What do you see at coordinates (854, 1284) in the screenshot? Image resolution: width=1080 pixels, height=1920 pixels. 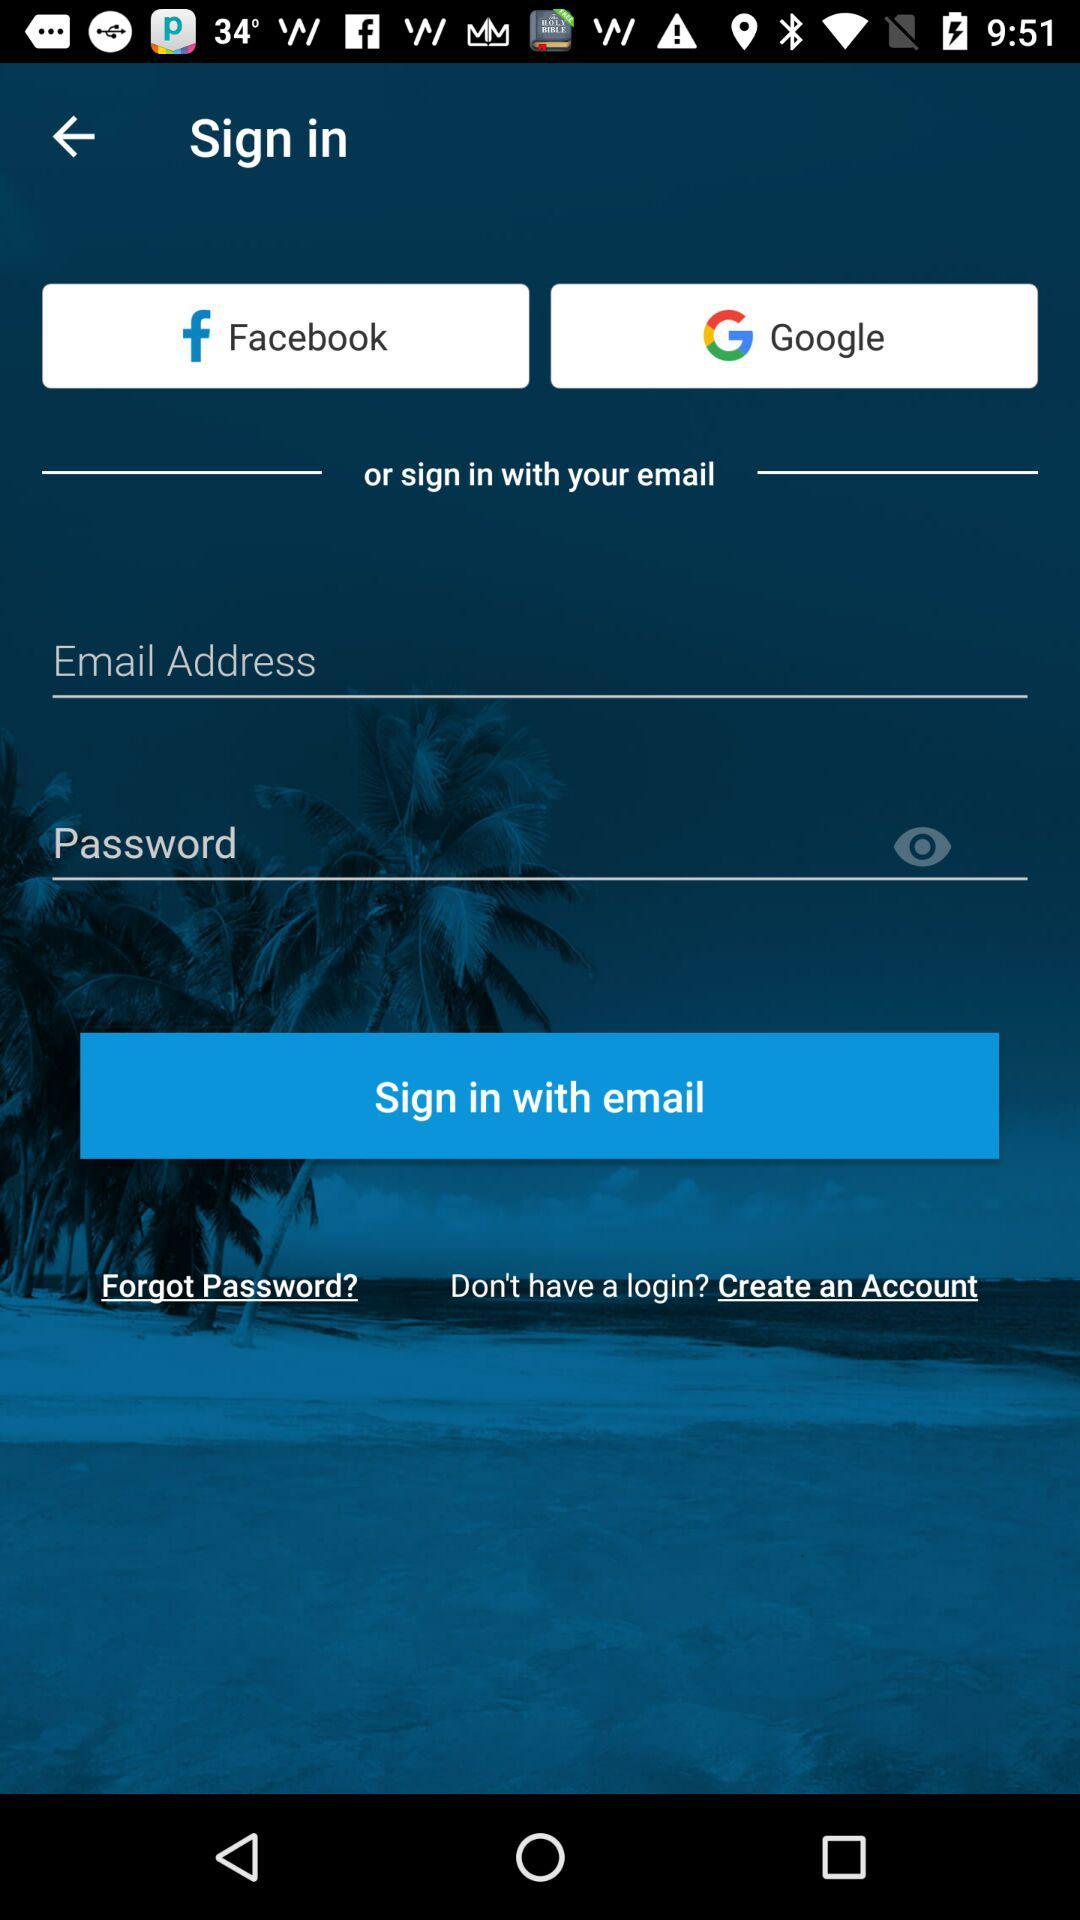 I see `item next to don t have icon` at bounding box center [854, 1284].